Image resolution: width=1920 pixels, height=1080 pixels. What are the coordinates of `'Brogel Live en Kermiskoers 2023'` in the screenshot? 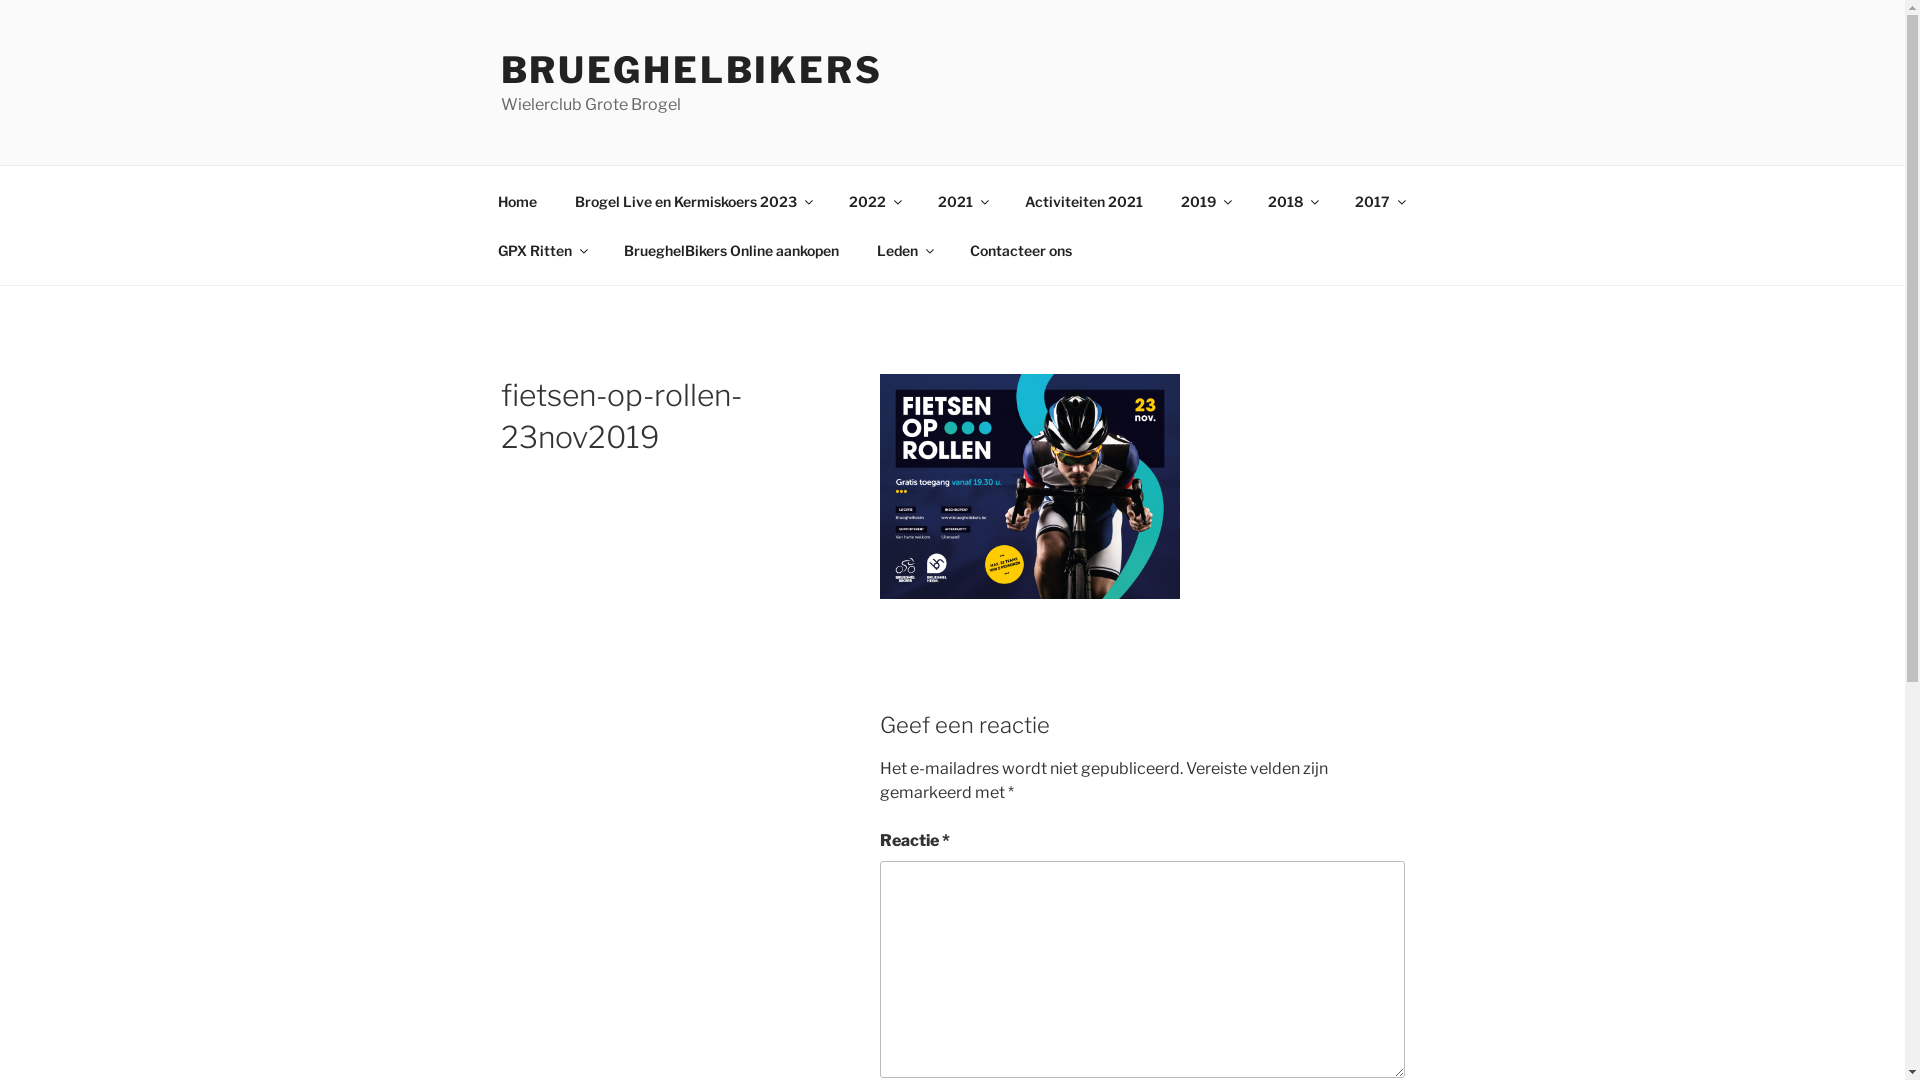 It's located at (693, 200).